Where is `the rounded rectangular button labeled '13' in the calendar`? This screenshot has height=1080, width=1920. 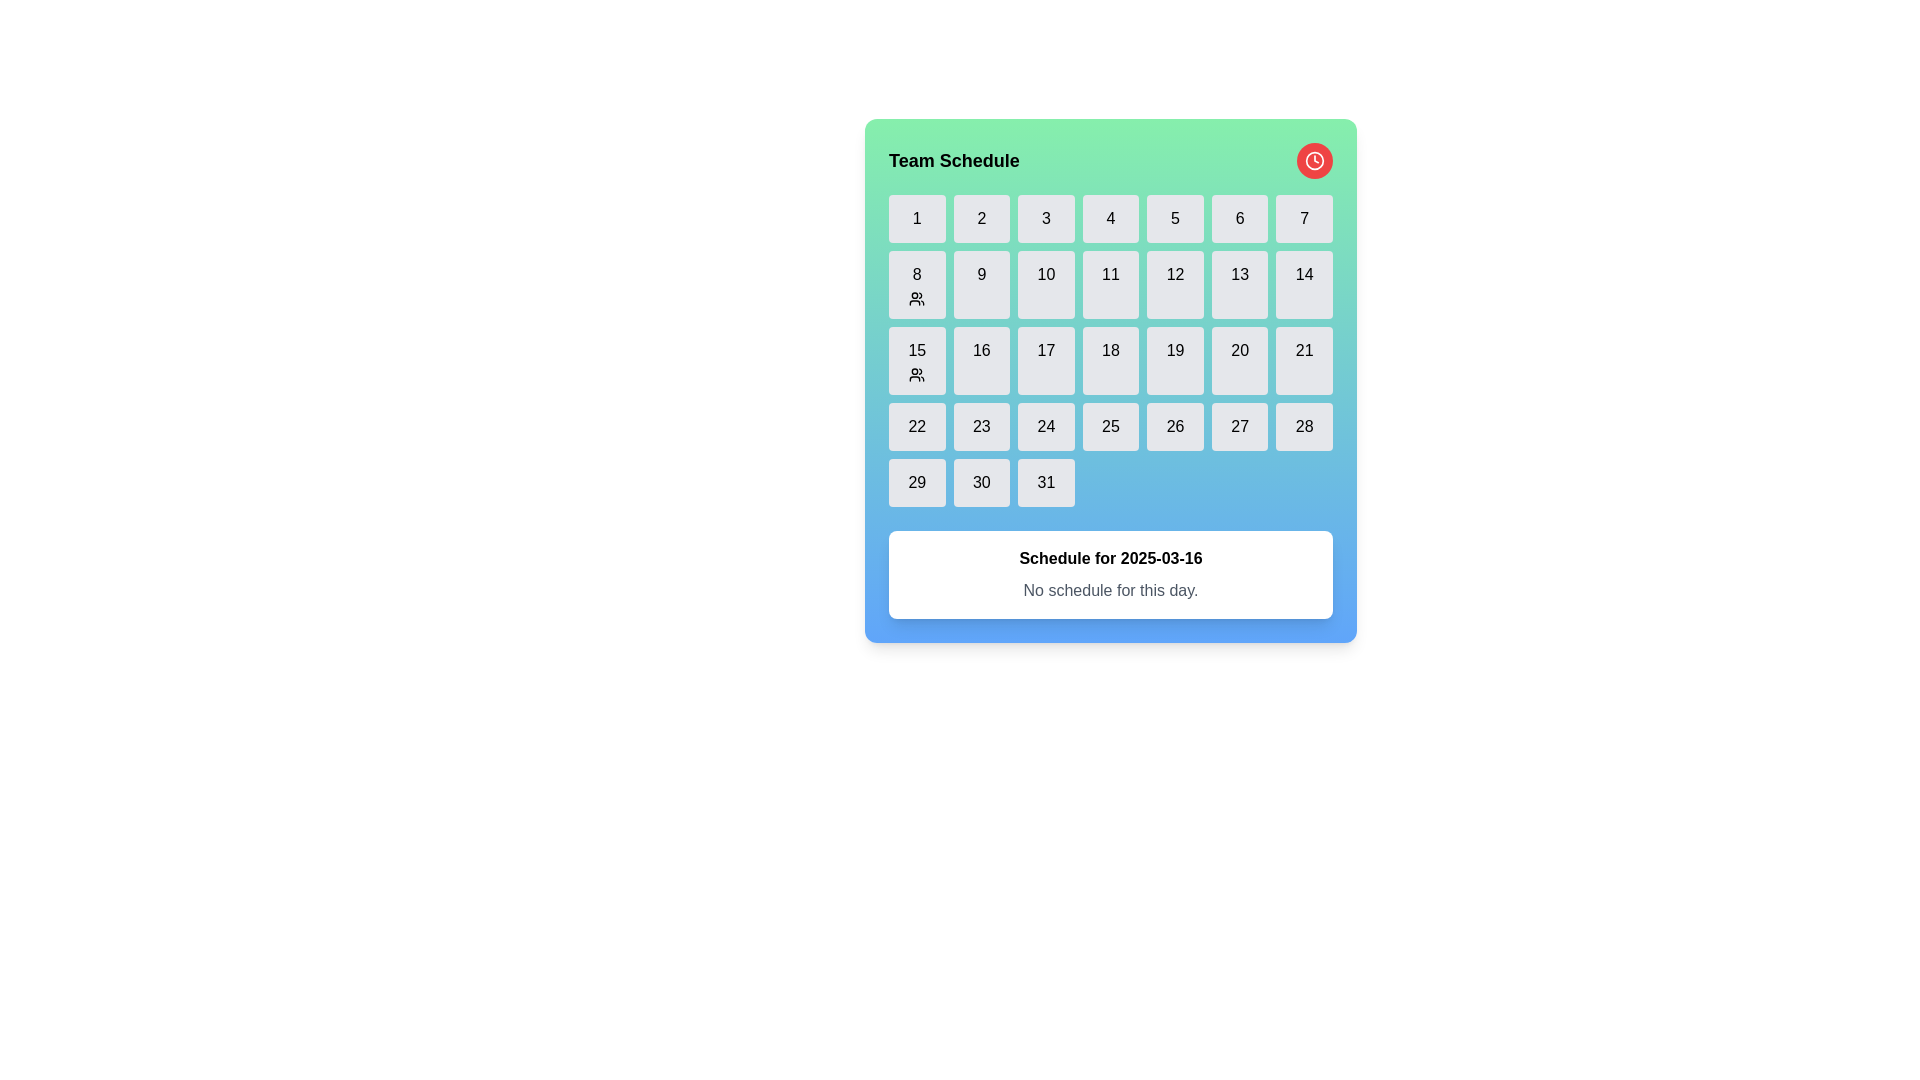 the rounded rectangular button labeled '13' in the calendar is located at coordinates (1238, 285).